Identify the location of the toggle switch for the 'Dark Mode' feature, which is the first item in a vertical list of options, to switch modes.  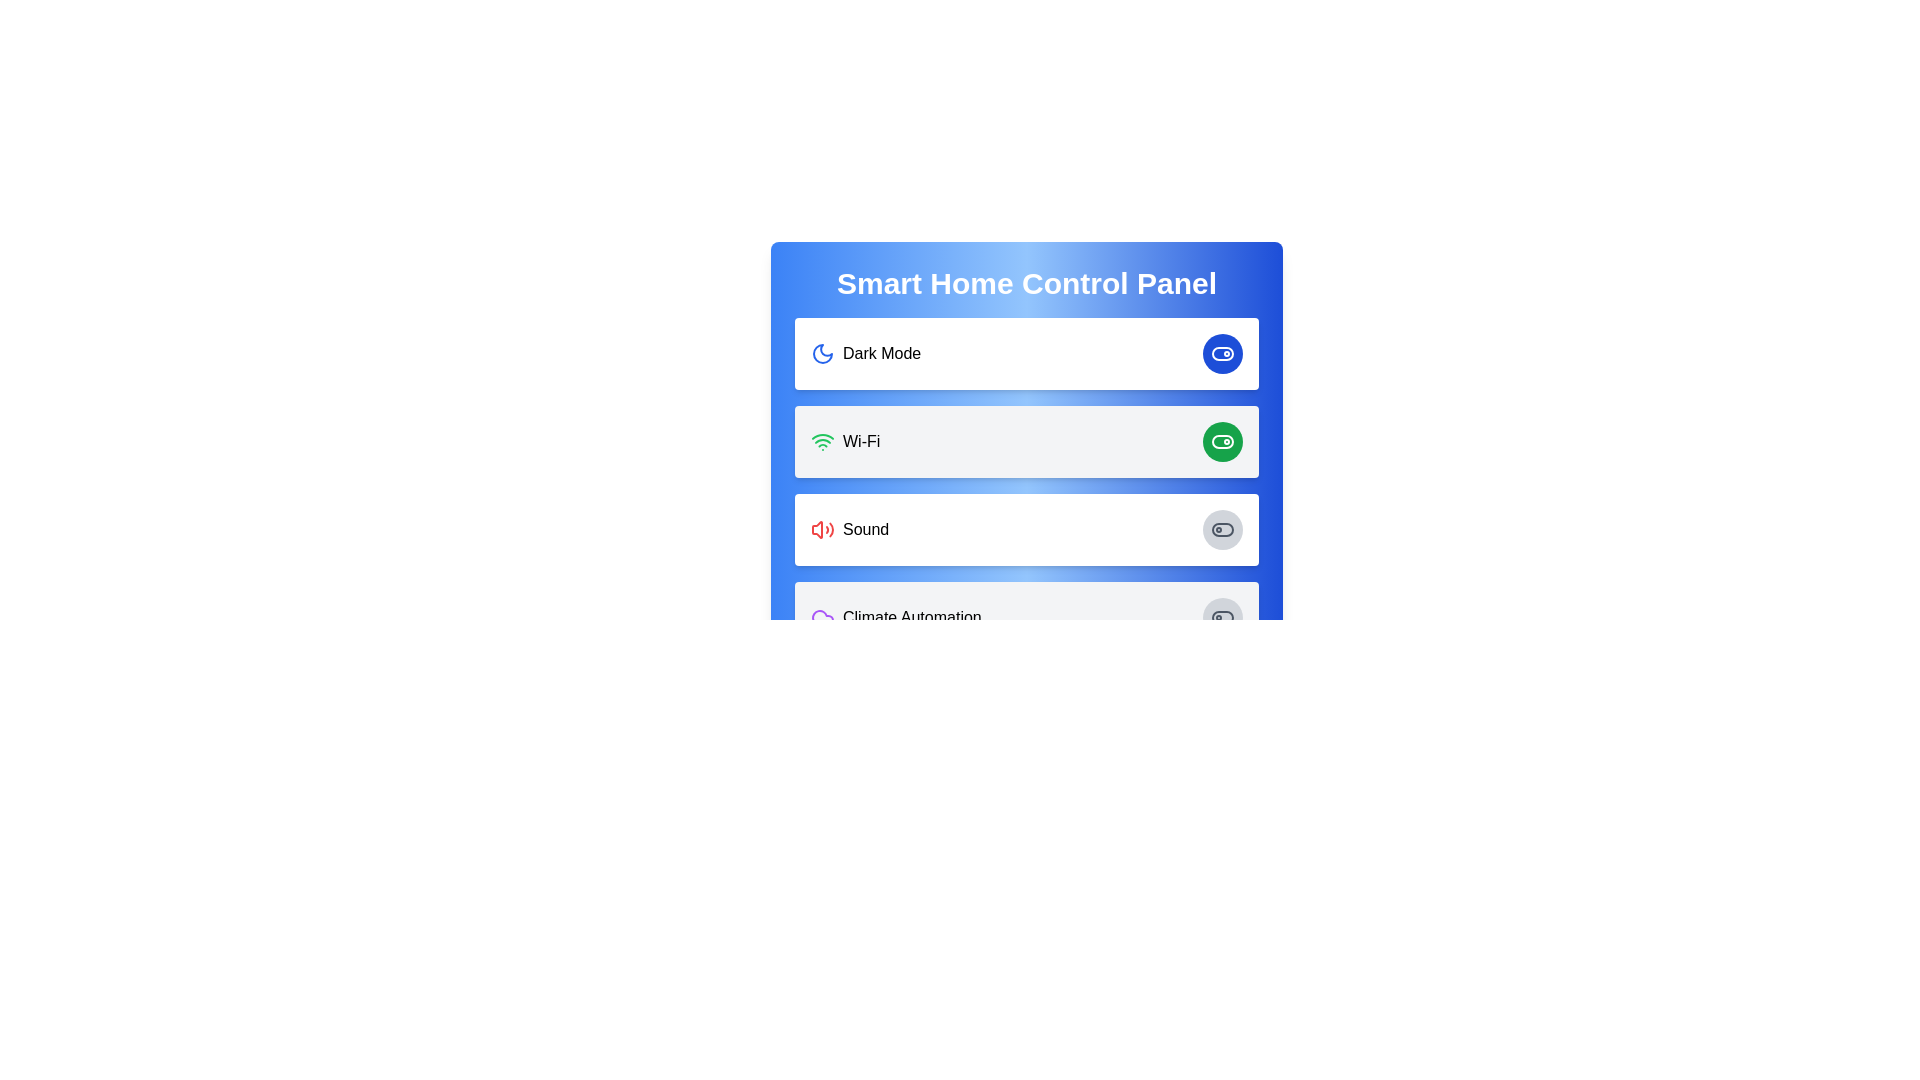
(1027, 353).